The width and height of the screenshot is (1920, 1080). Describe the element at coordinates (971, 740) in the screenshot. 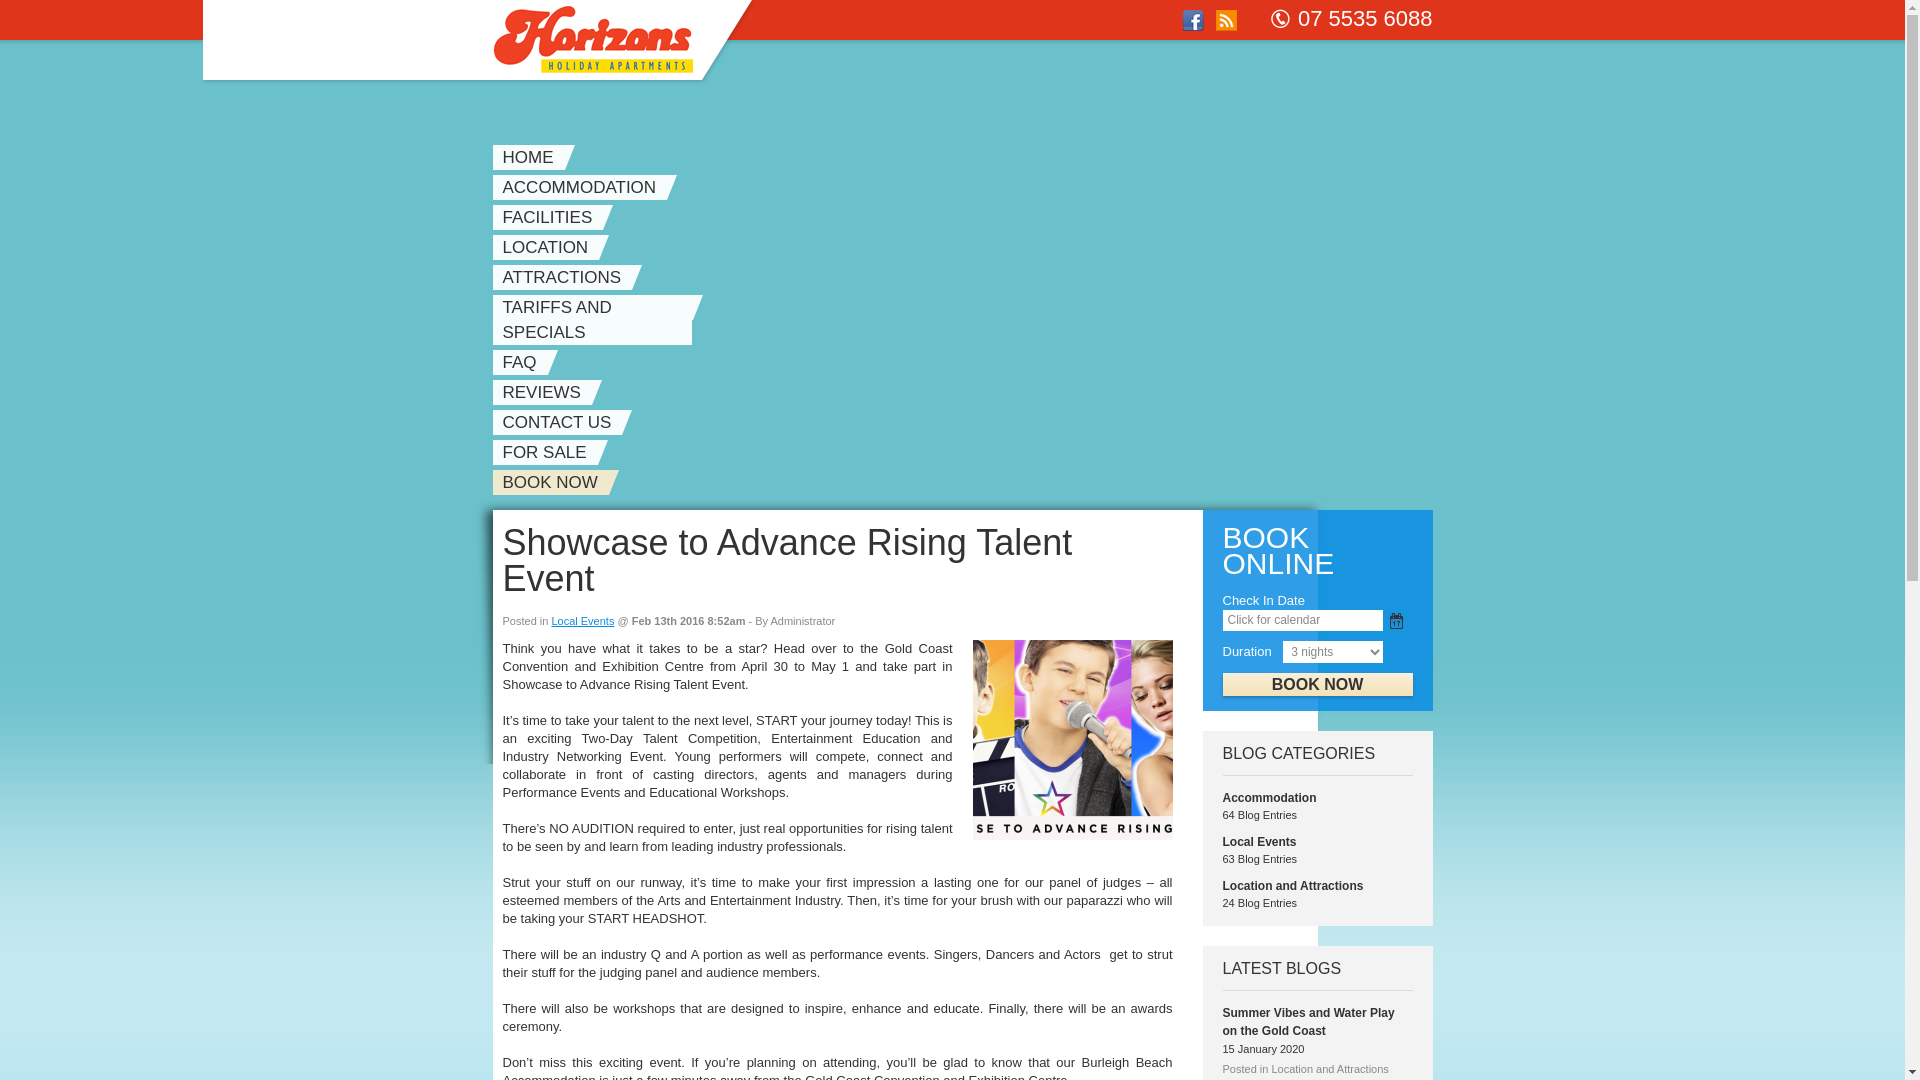

I see `'Showcase To Advance Rising Talent Event'` at that location.